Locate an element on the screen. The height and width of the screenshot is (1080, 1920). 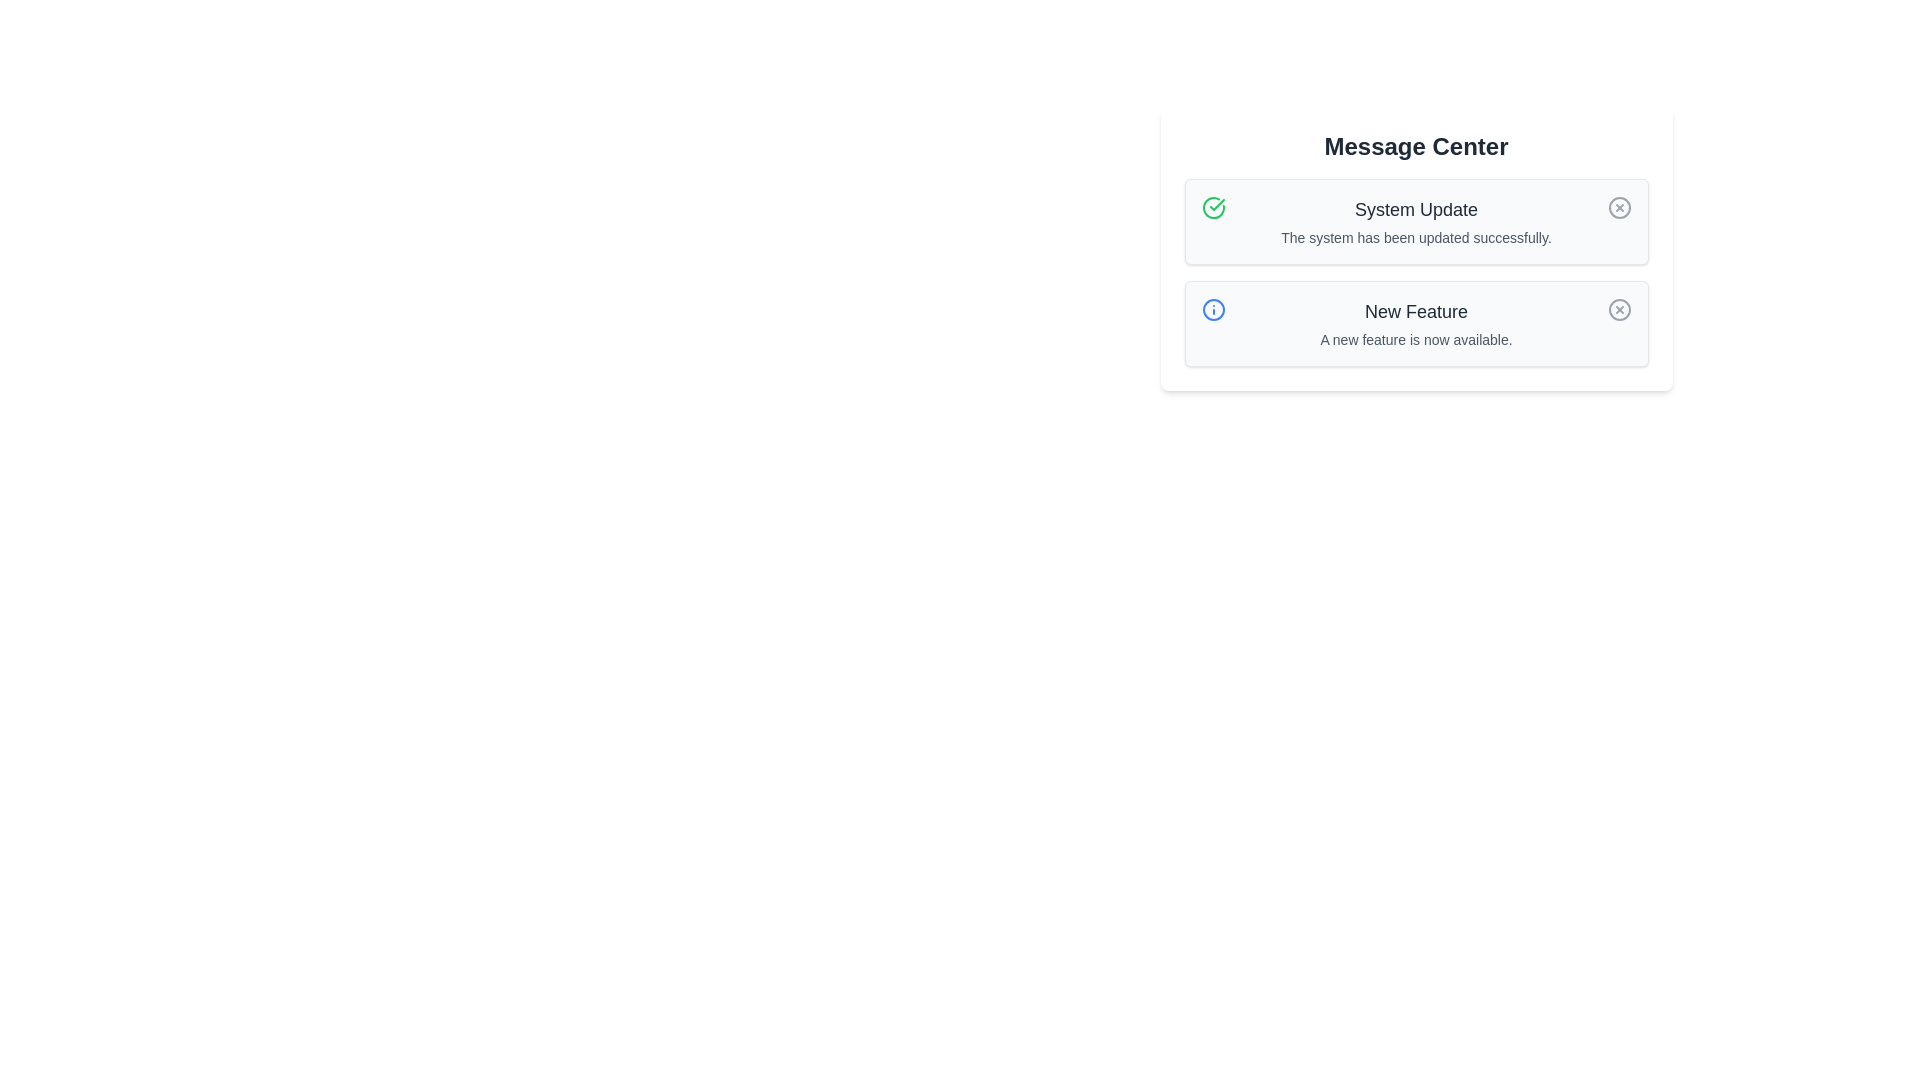
the circular graphical element located to the right of the 'System Update' text in the 'Message Center' panel is located at coordinates (1619, 208).